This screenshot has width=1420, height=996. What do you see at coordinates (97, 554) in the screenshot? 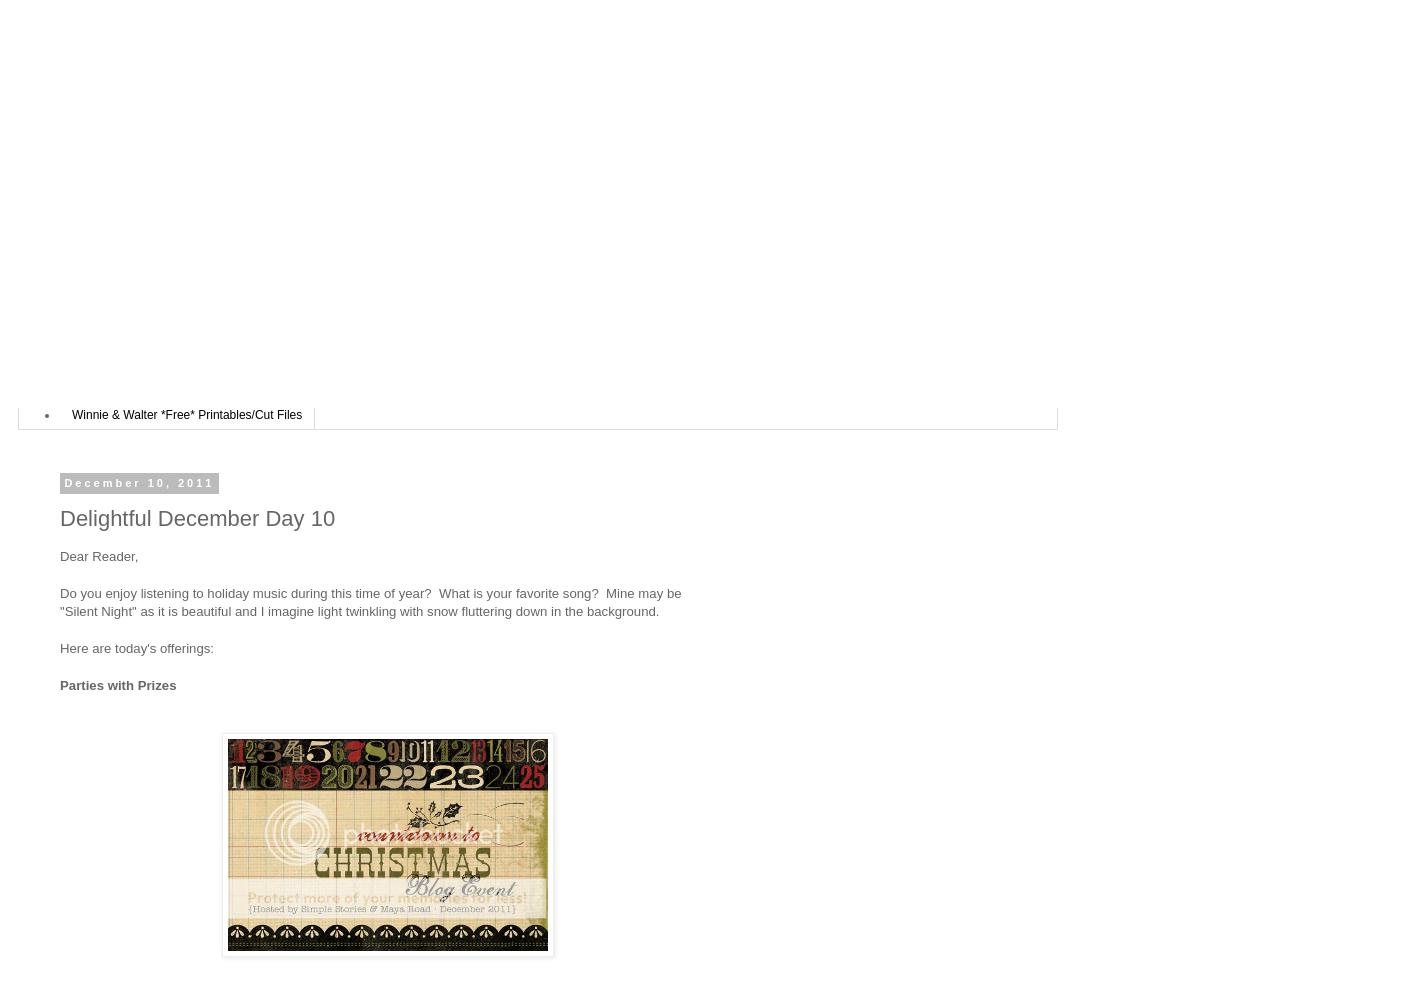
I see `'Dear Reader,'` at bounding box center [97, 554].